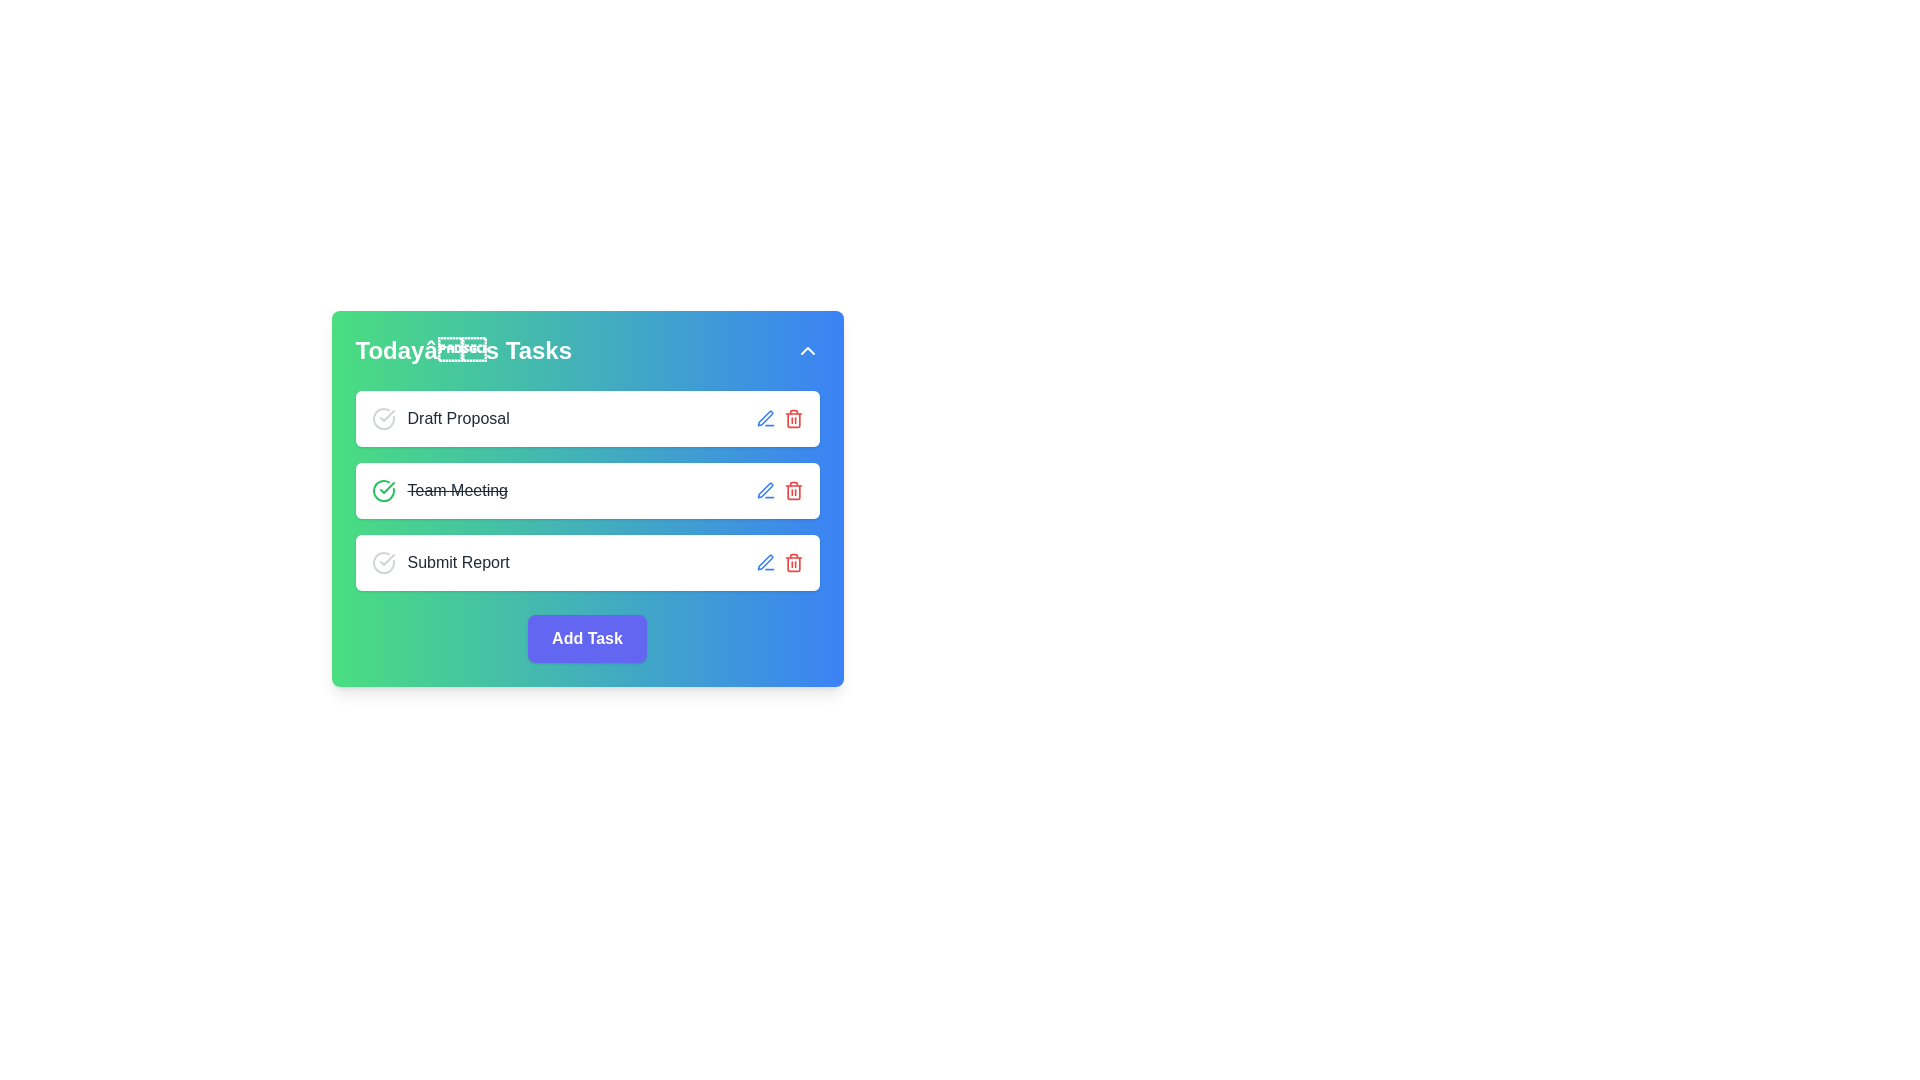  I want to click on the 'Add Task' button with a blue background and bold text, located at the bottom of the 'Today's Tasks' card, so click(586, 639).